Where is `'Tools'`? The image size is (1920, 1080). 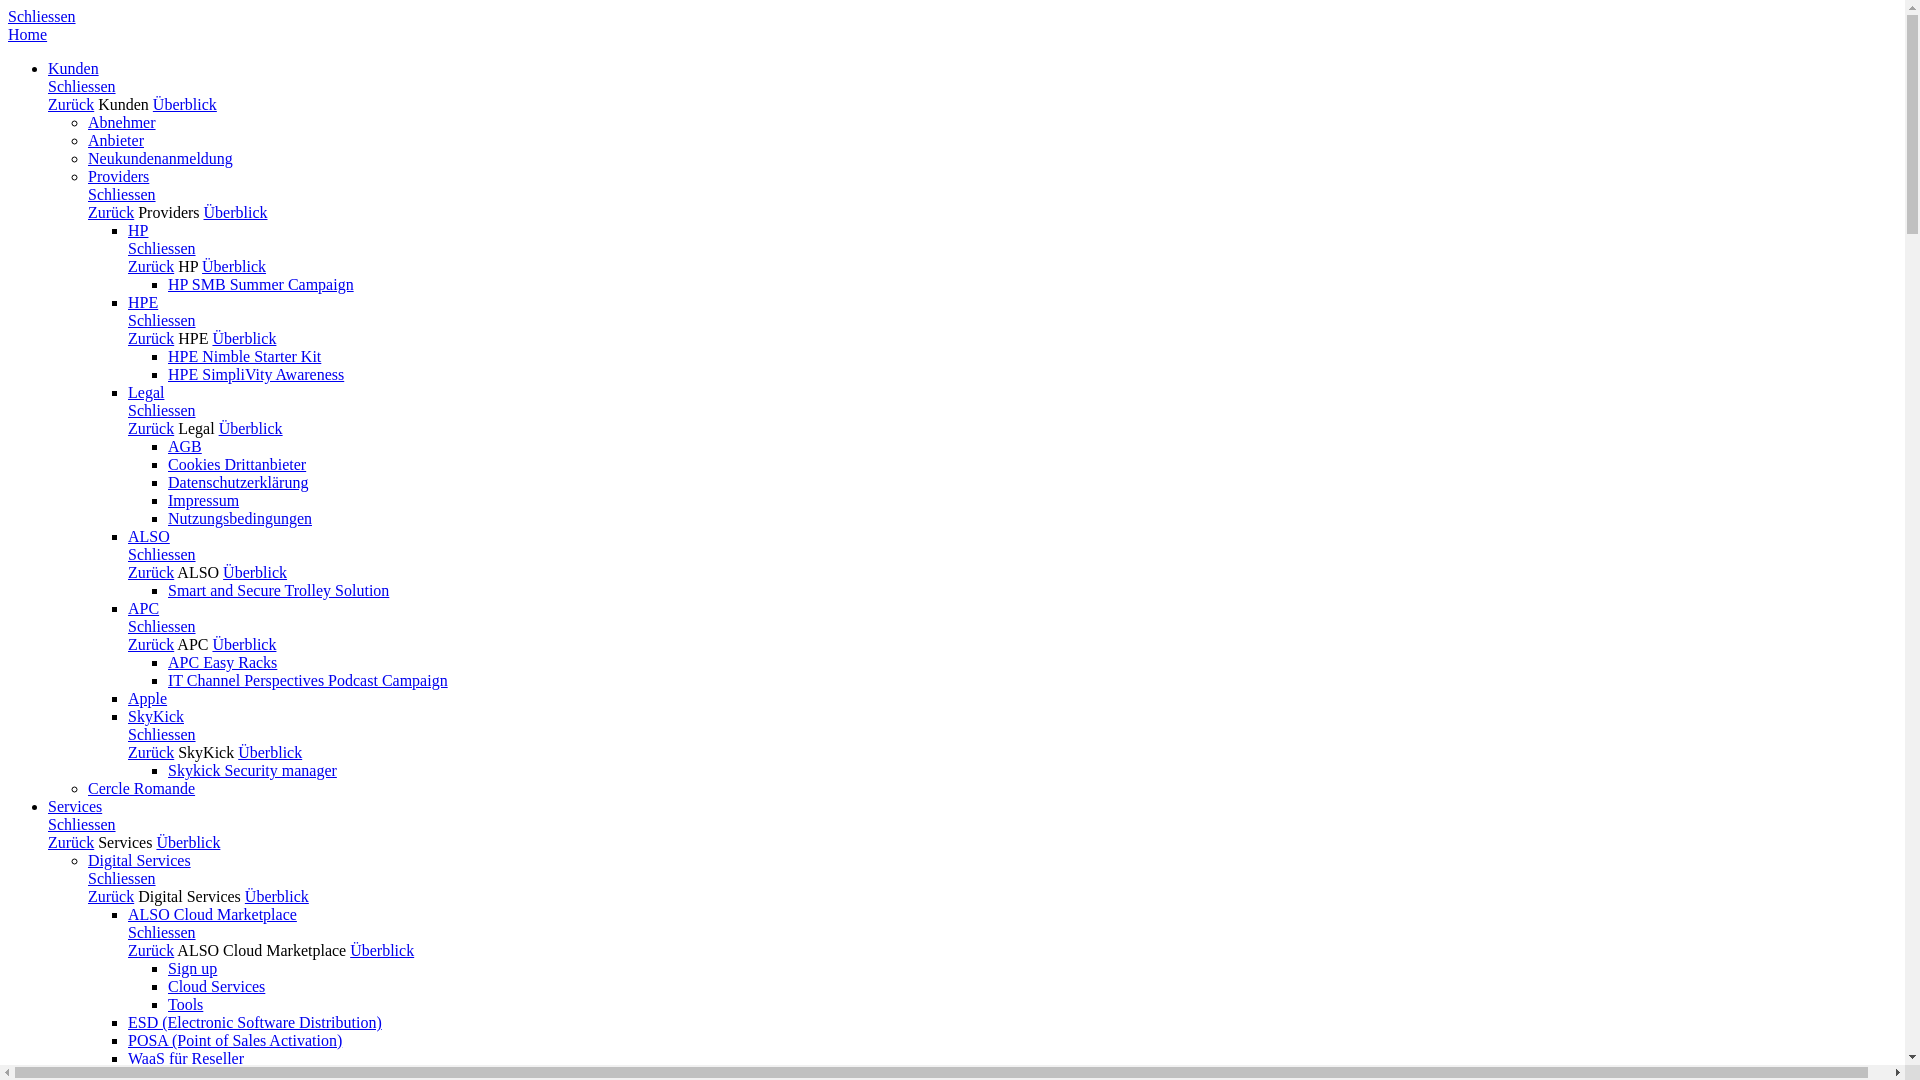
'Tools' is located at coordinates (185, 1004).